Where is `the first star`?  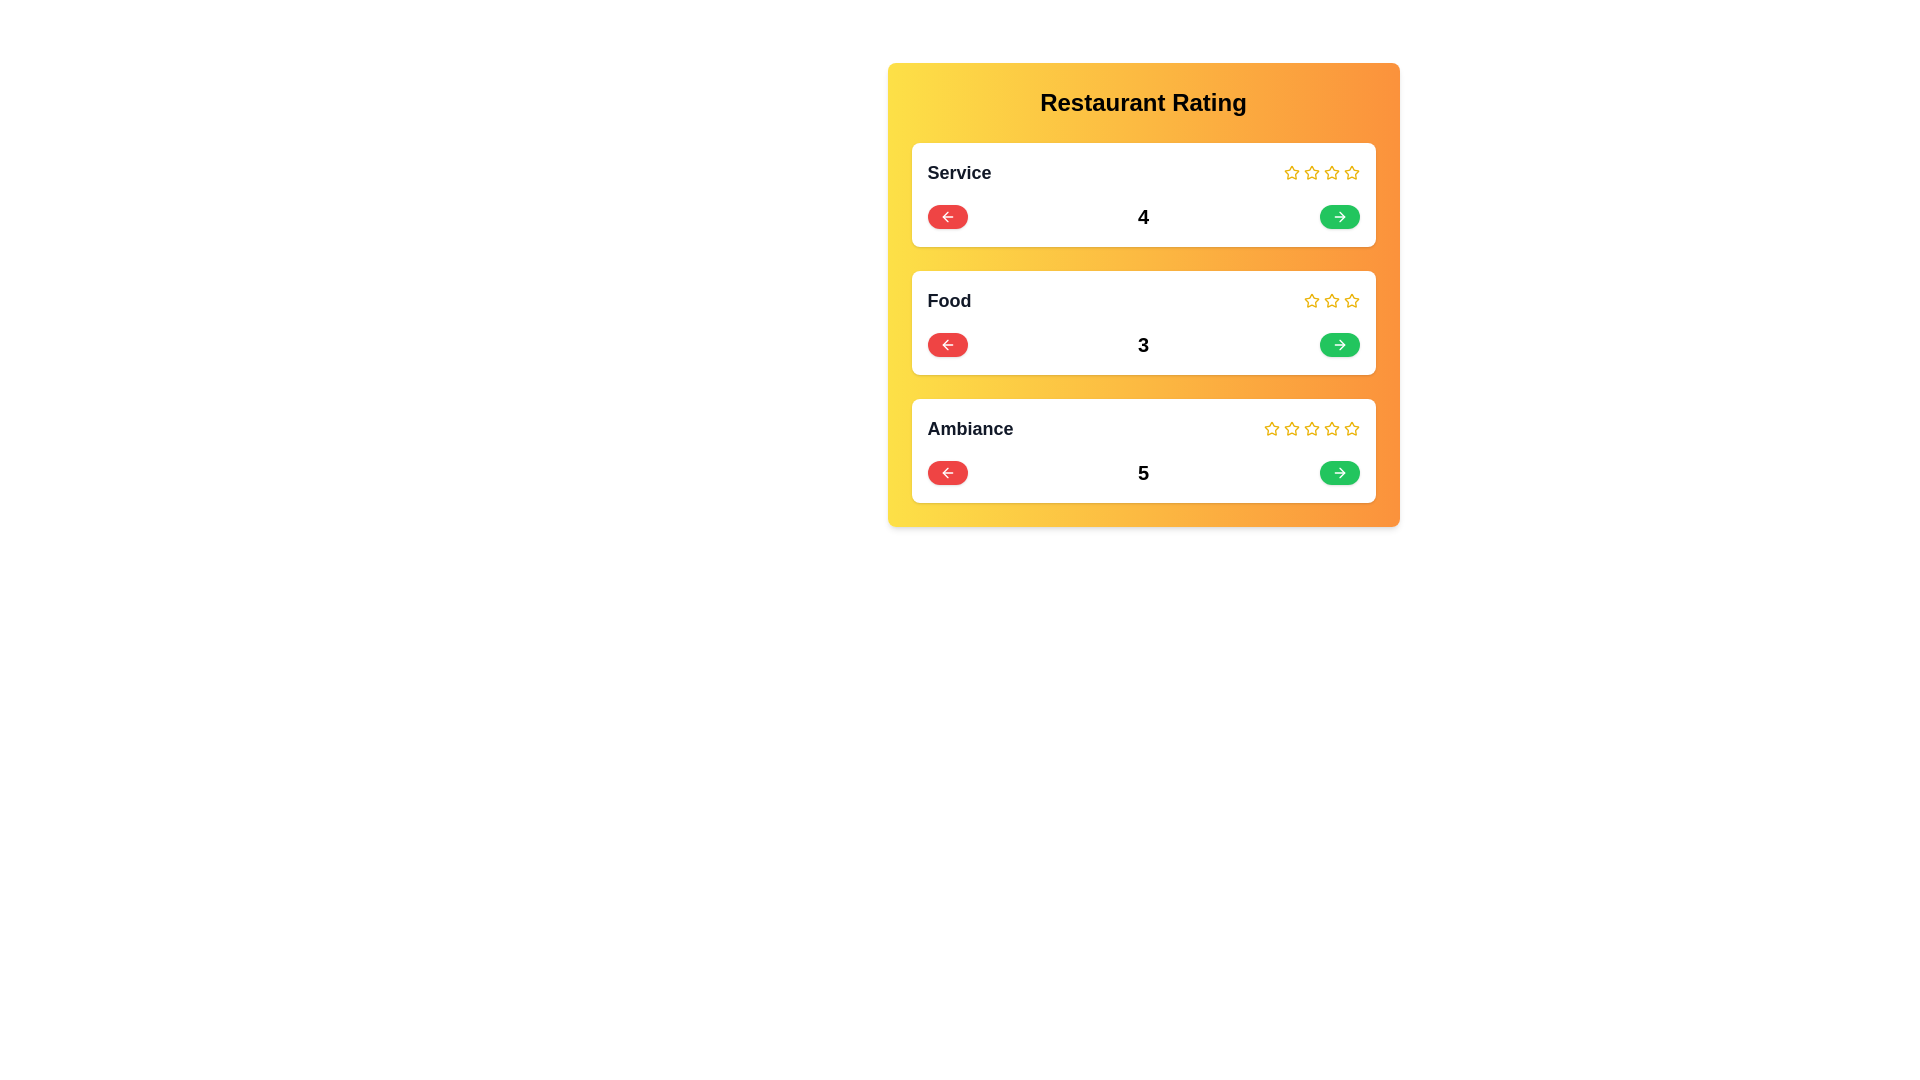 the first star is located at coordinates (1311, 300).